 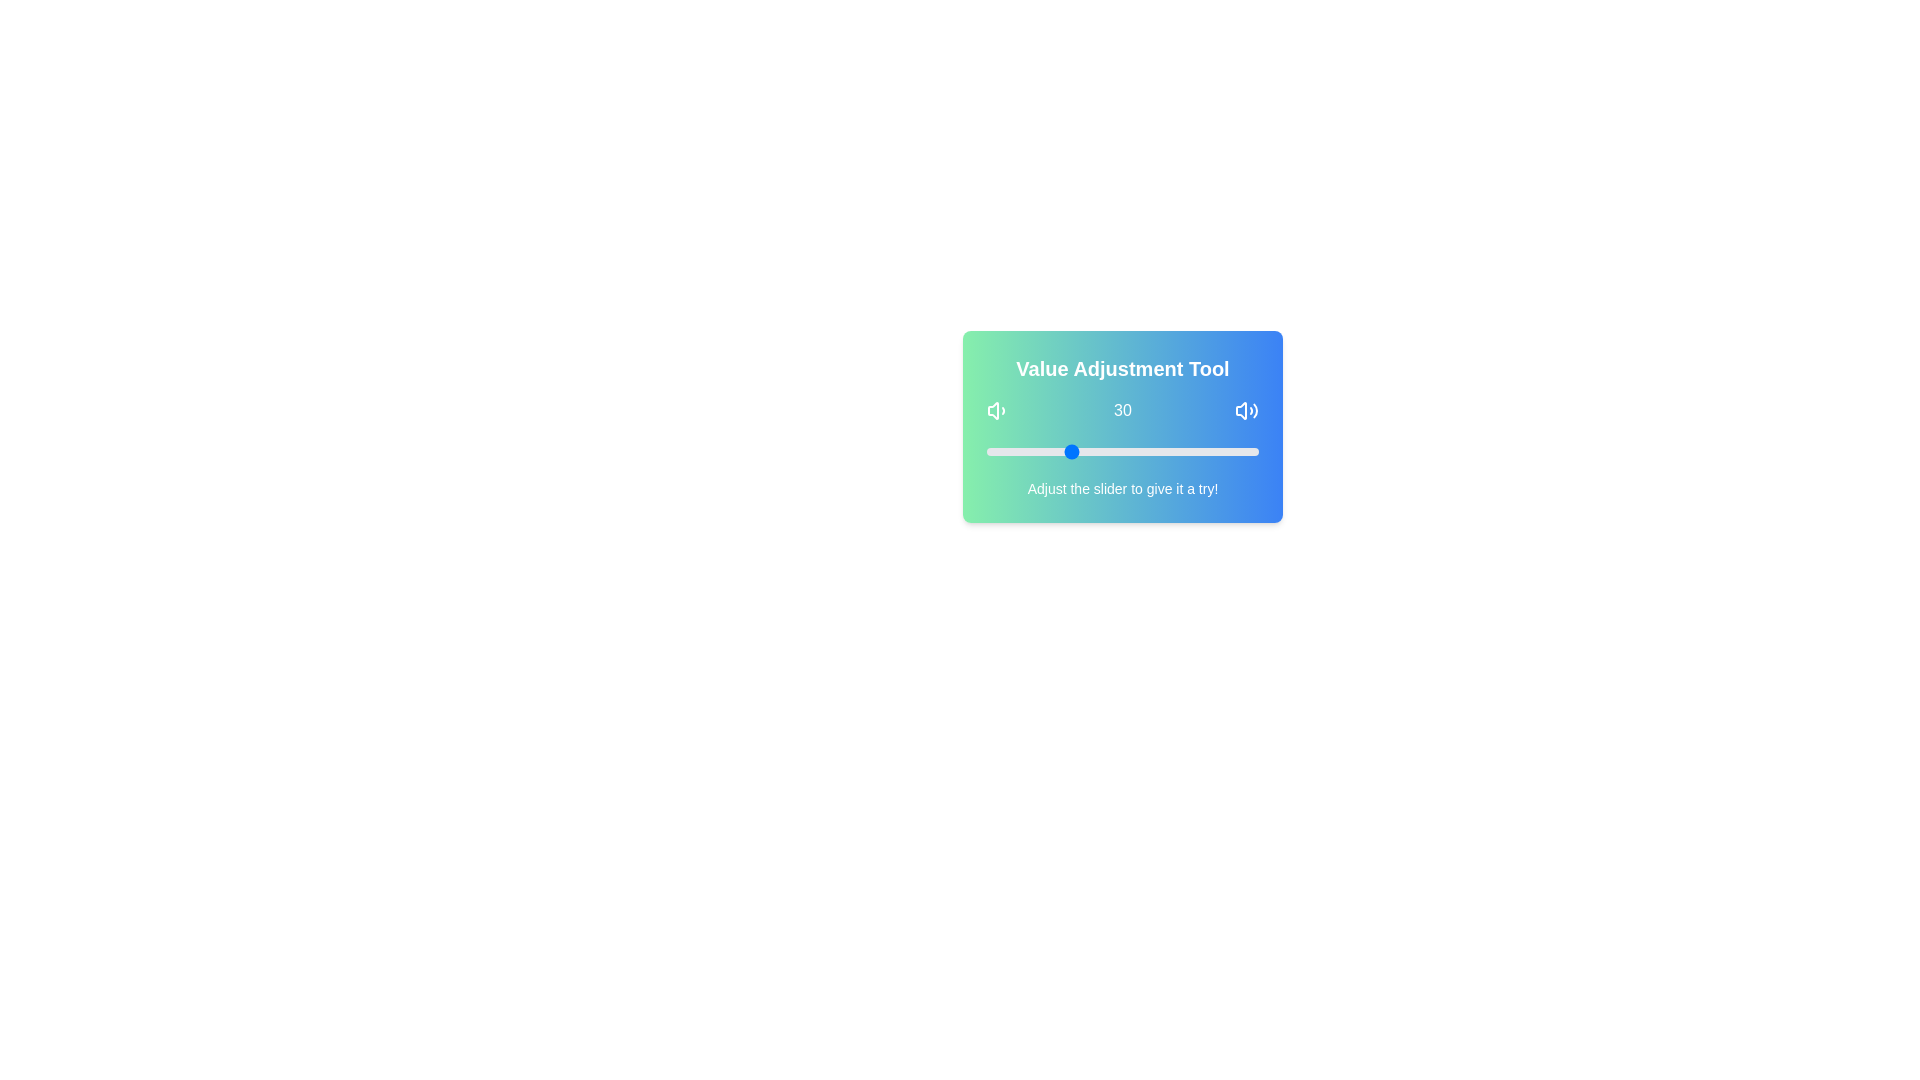 I want to click on the slider, so click(x=1161, y=451).